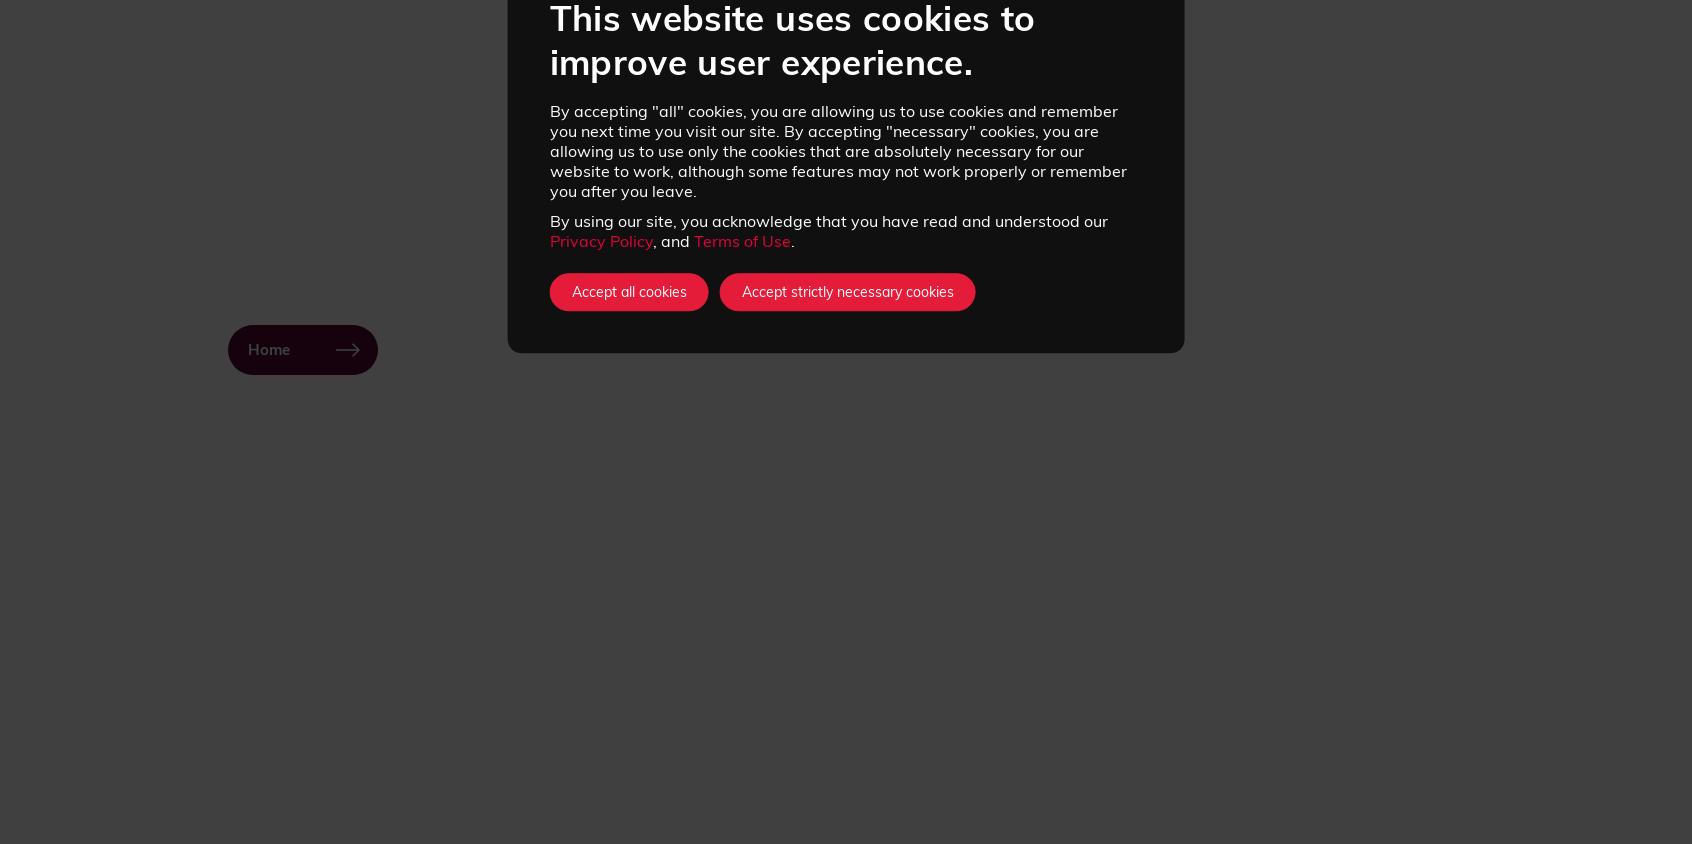 The width and height of the screenshot is (1692, 844). I want to click on 'Competitions', so click(1044, 816).